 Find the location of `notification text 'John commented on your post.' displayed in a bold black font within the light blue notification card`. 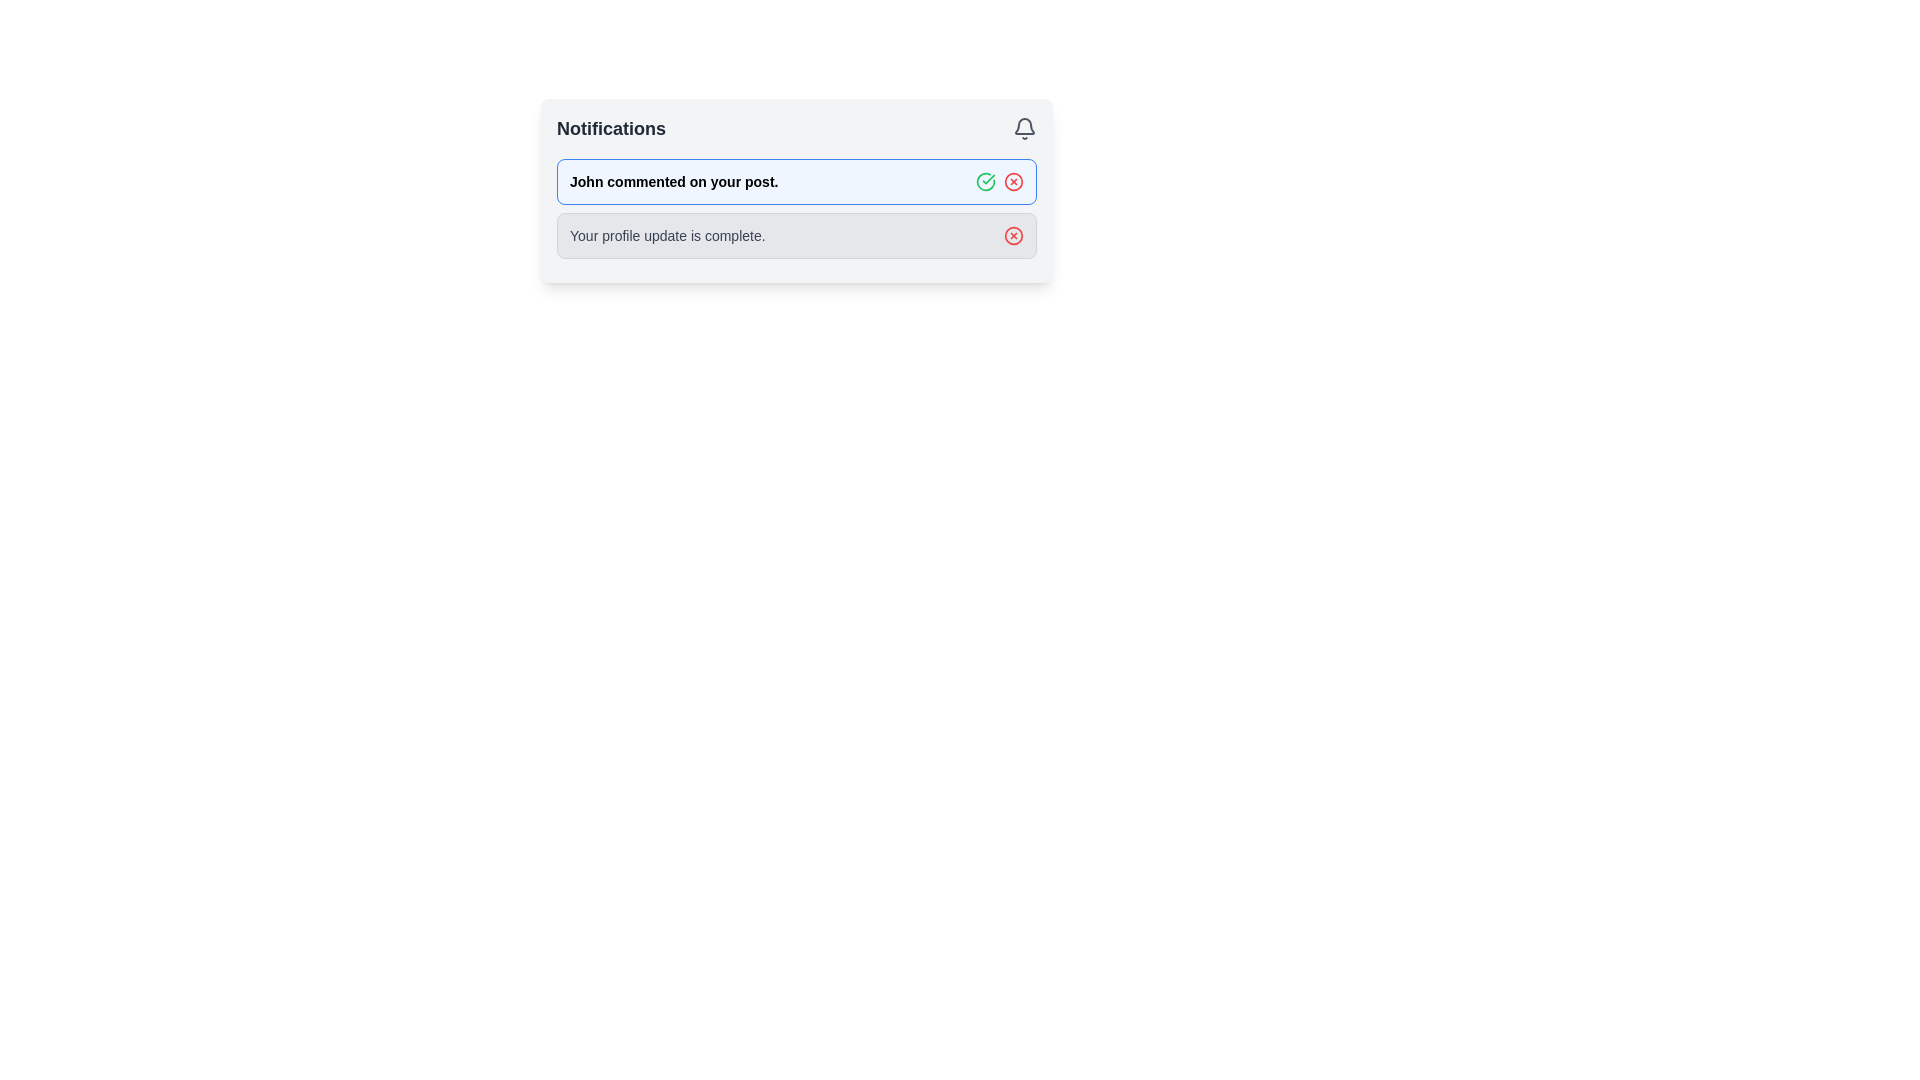

notification text 'John commented on your post.' displayed in a bold black font within the light blue notification card is located at coordinates (674, 181).